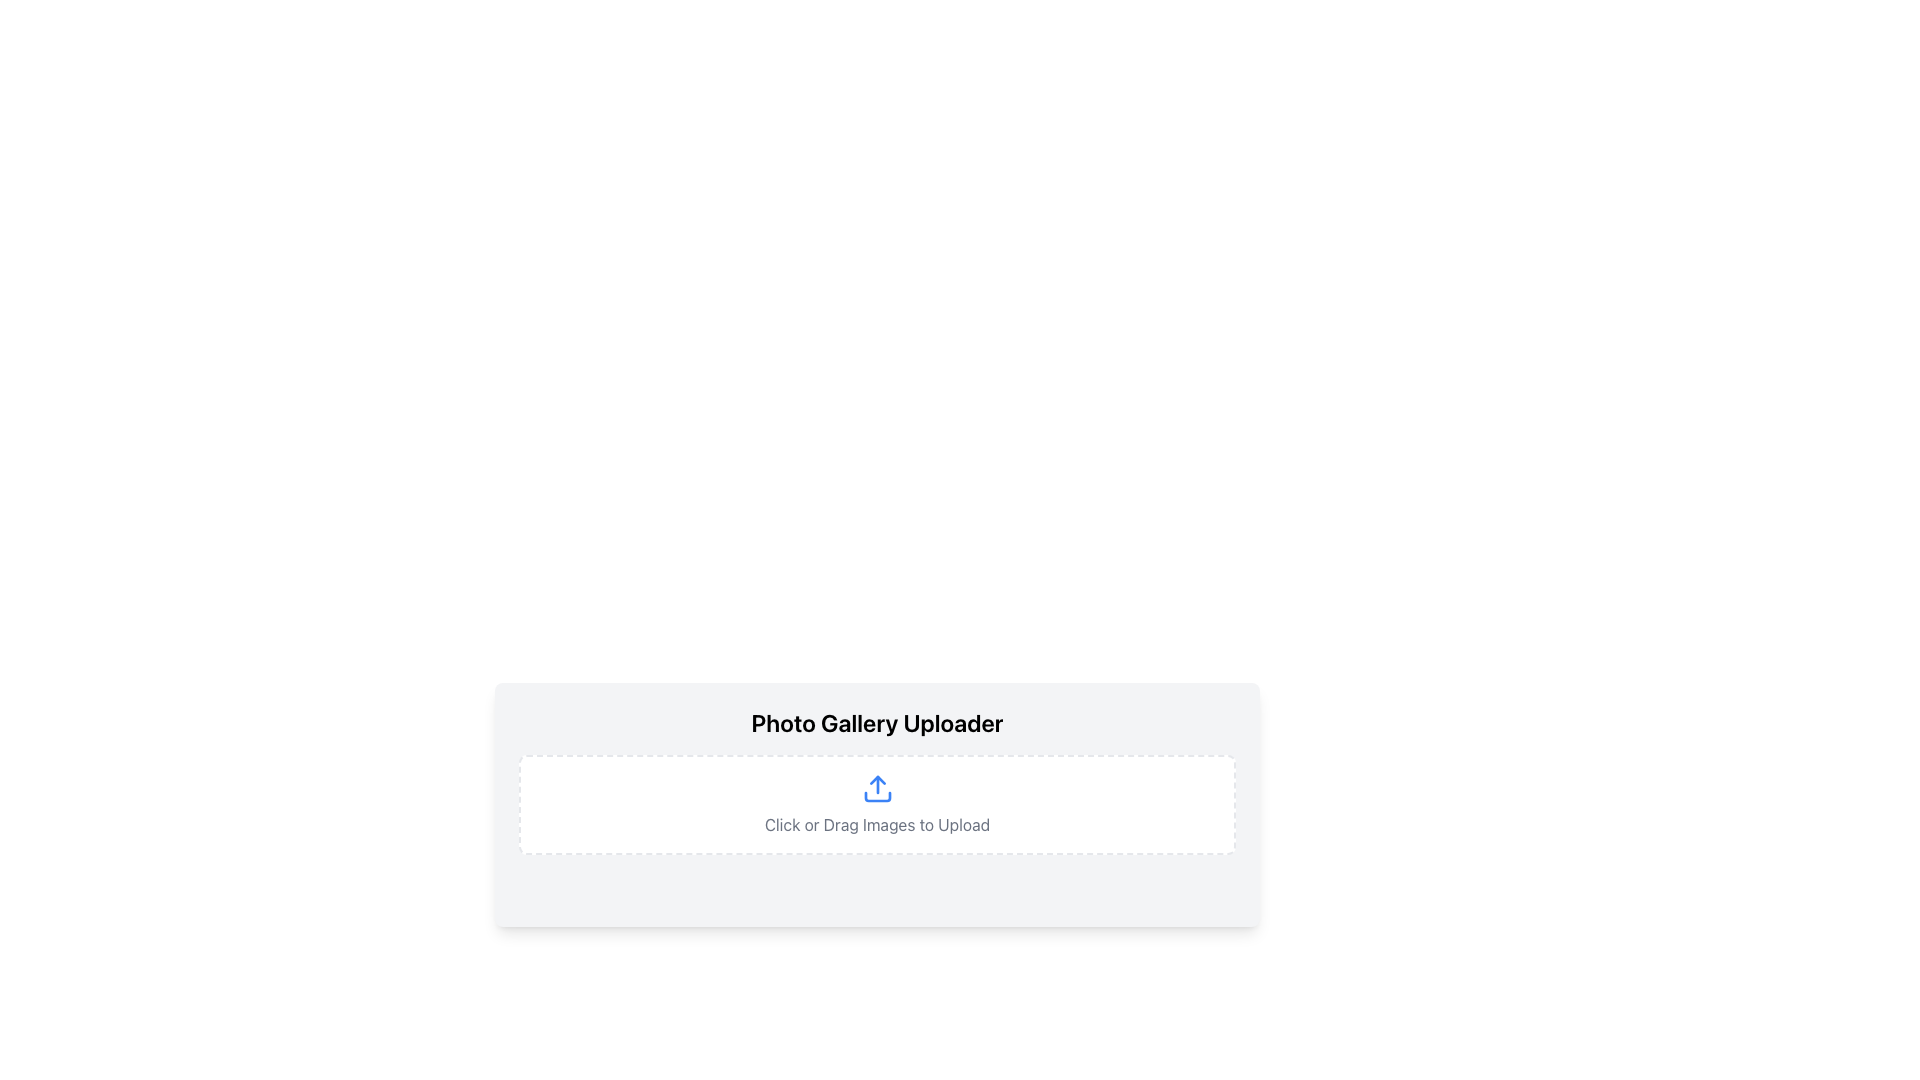 The image size is (1920, 1080). What do you see at coordinates (877, 829) in the screenshot?
I see `the File Upload Widget, which features a dashed rectangle icon with a blue upload icon and instructions saying 'Click or Drag Images to Upload.'` at bounding box center [877, 829].